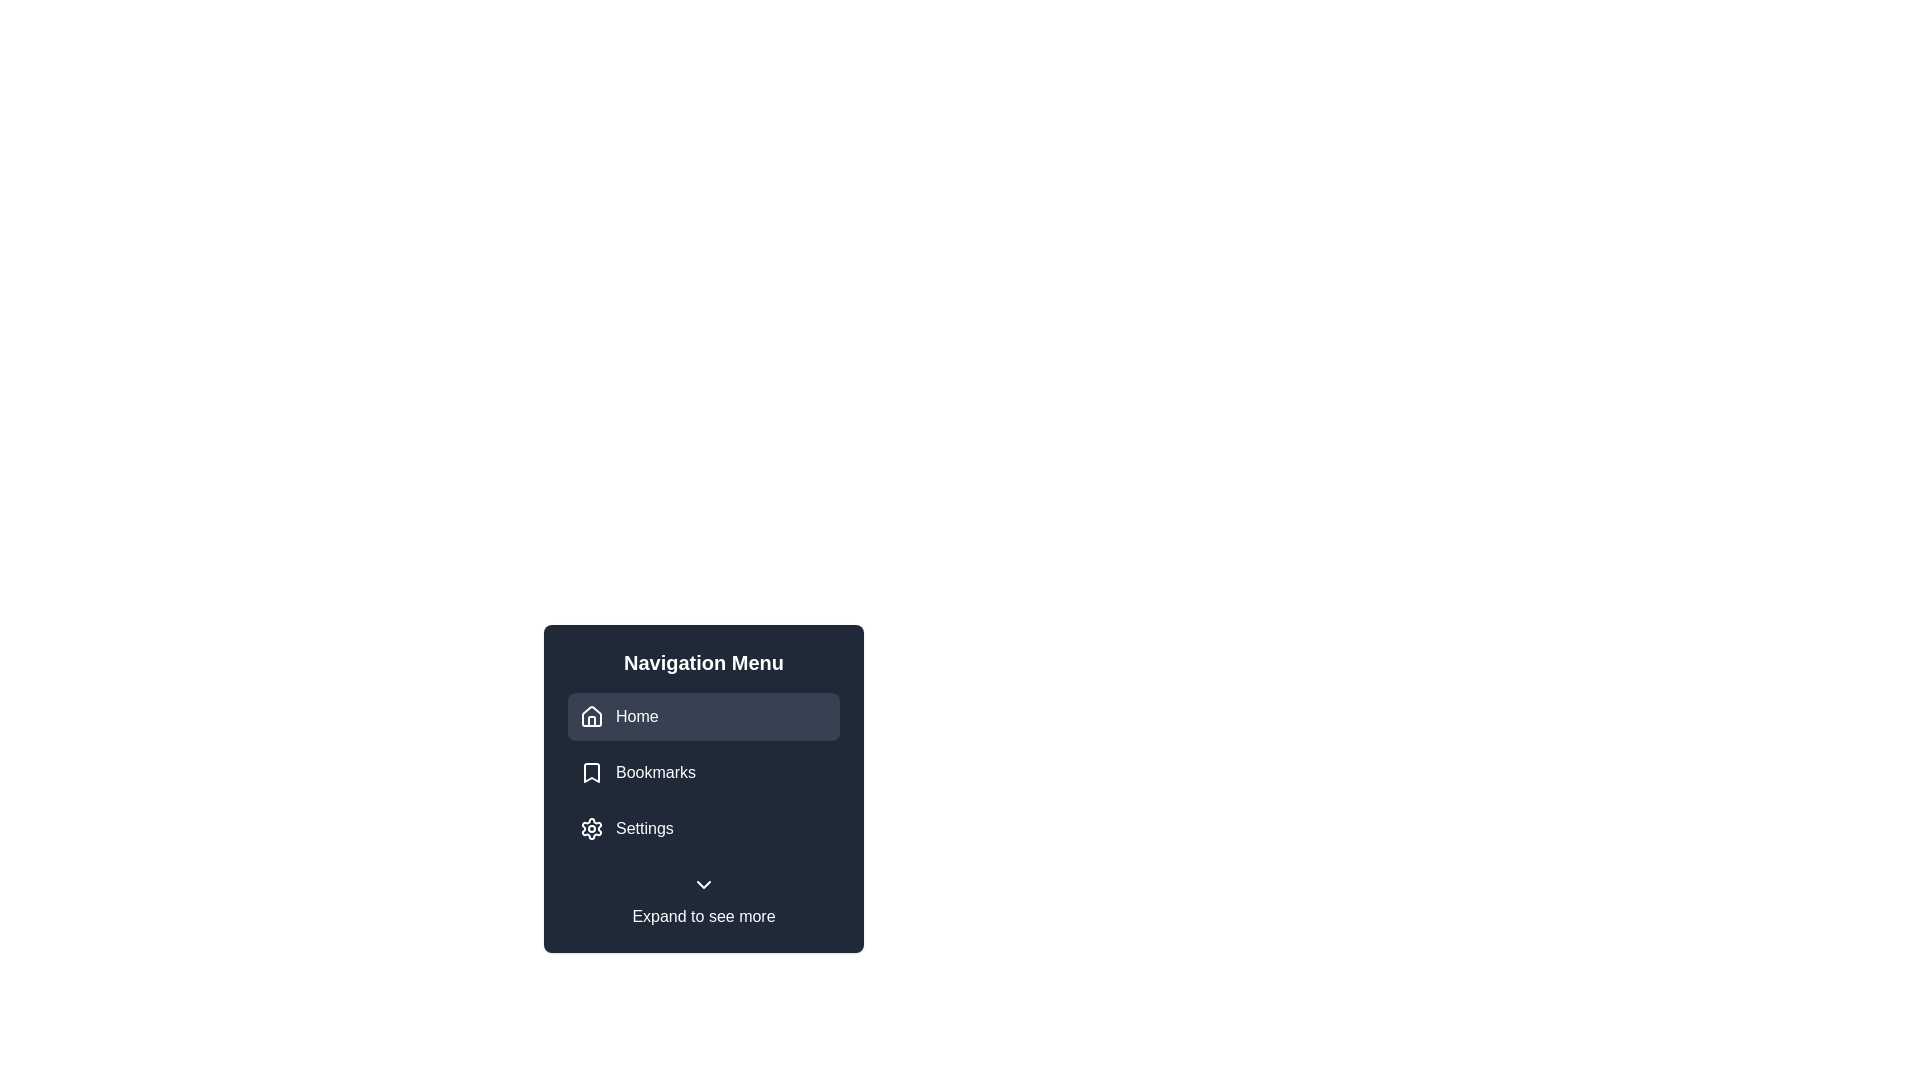 This screenshot has height=1080, width=1920. I want to click on the 'Settings' text label that is white on a dark background, positioned adjacent to the gear icon in the navigation menu, so click(644, 829).